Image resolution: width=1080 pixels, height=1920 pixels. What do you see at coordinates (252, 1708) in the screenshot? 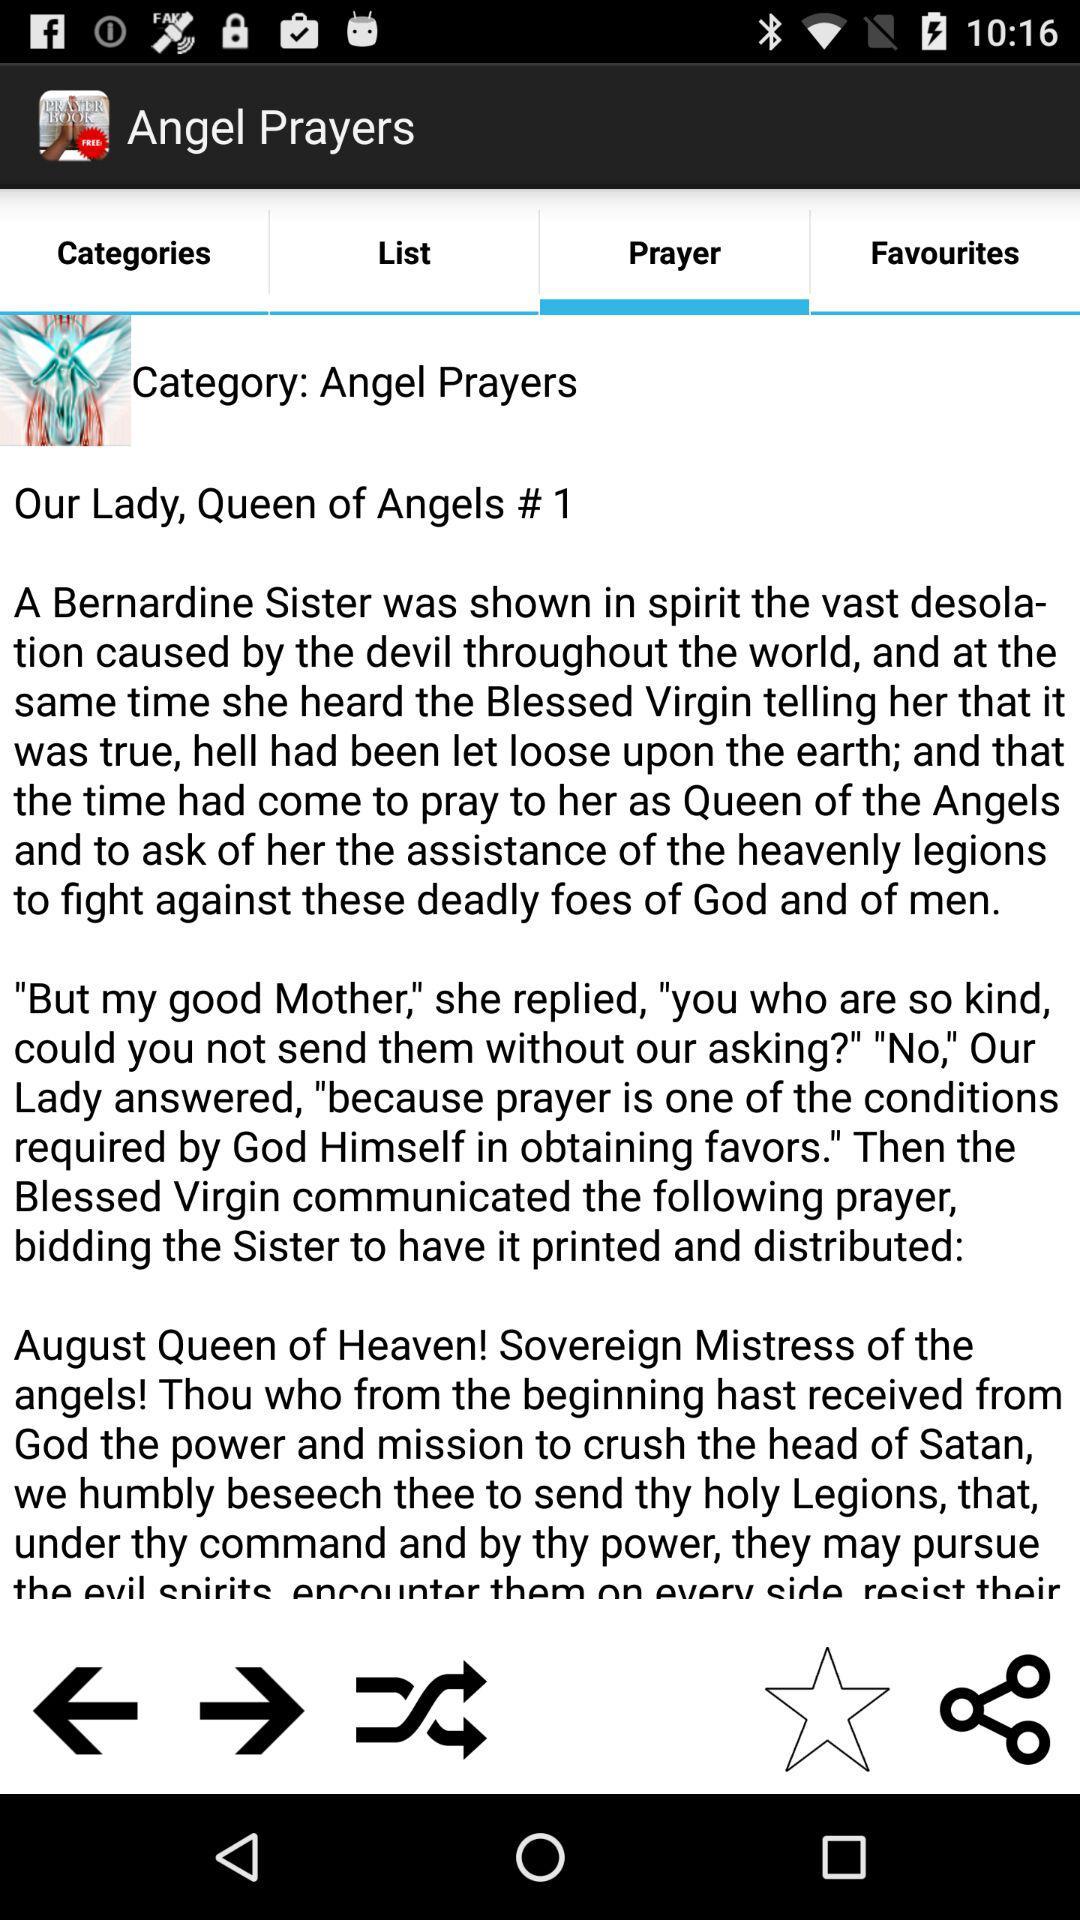
I see `jump the page` at bounding box center [252, 1708].